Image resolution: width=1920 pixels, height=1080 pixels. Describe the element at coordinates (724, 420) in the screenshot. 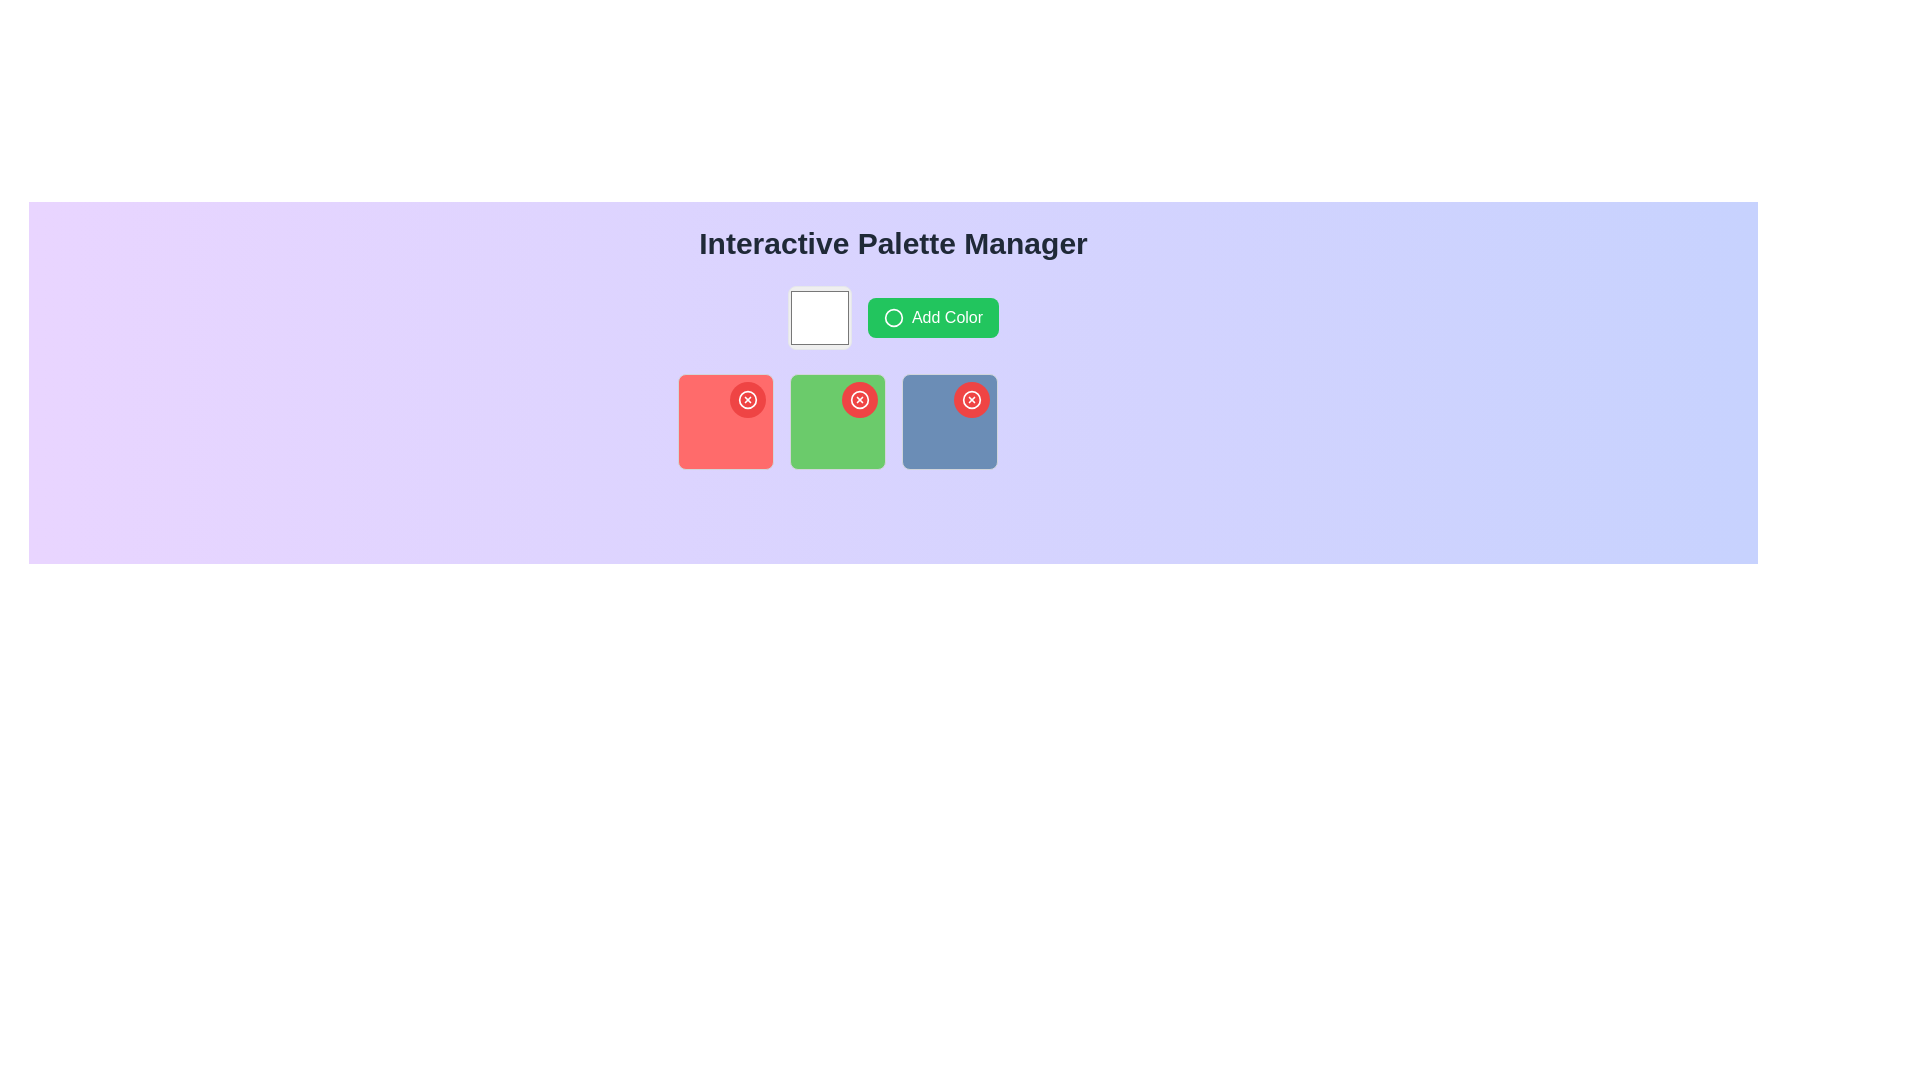

I see `the interactive color swatch with a red background located in the upper-left corner of the grid` at that location.